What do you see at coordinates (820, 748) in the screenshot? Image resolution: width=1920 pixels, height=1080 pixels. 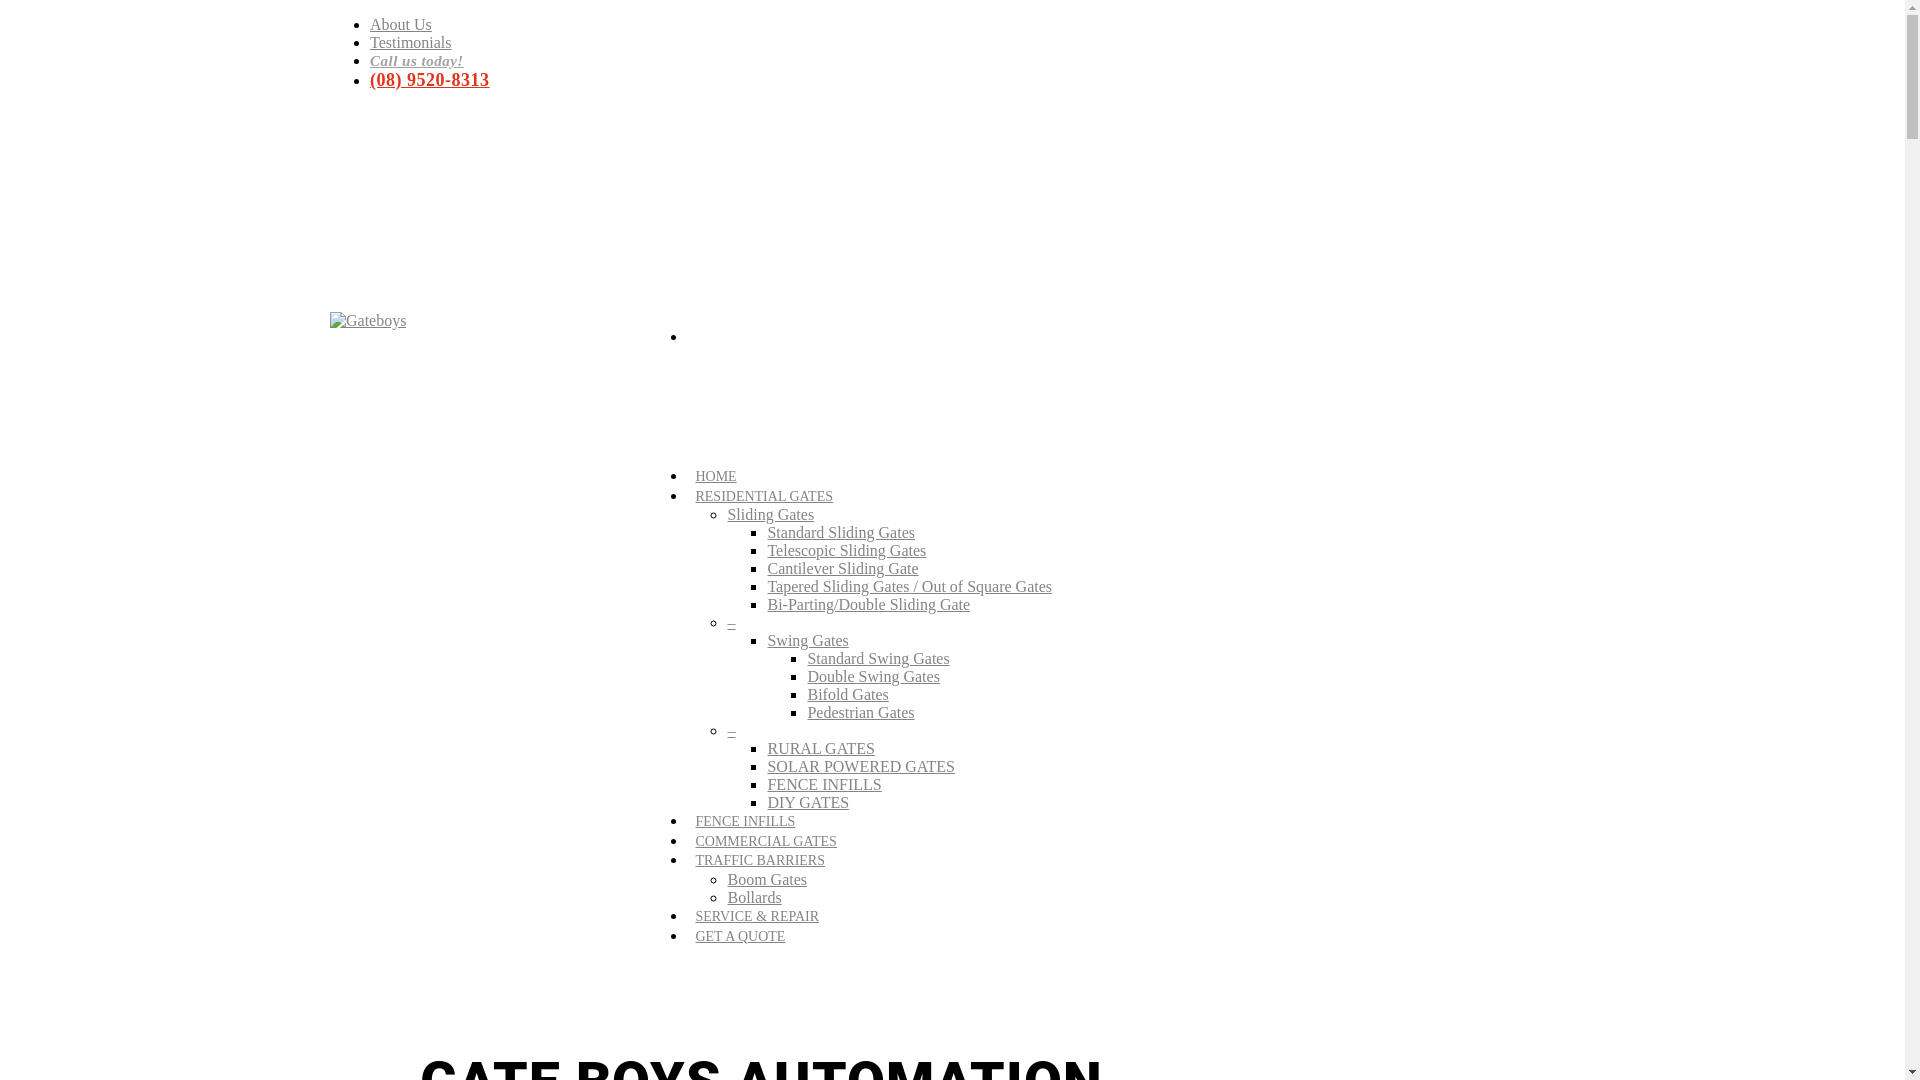 I see `'RURAL GATES'` at bounding box center [820, 748].